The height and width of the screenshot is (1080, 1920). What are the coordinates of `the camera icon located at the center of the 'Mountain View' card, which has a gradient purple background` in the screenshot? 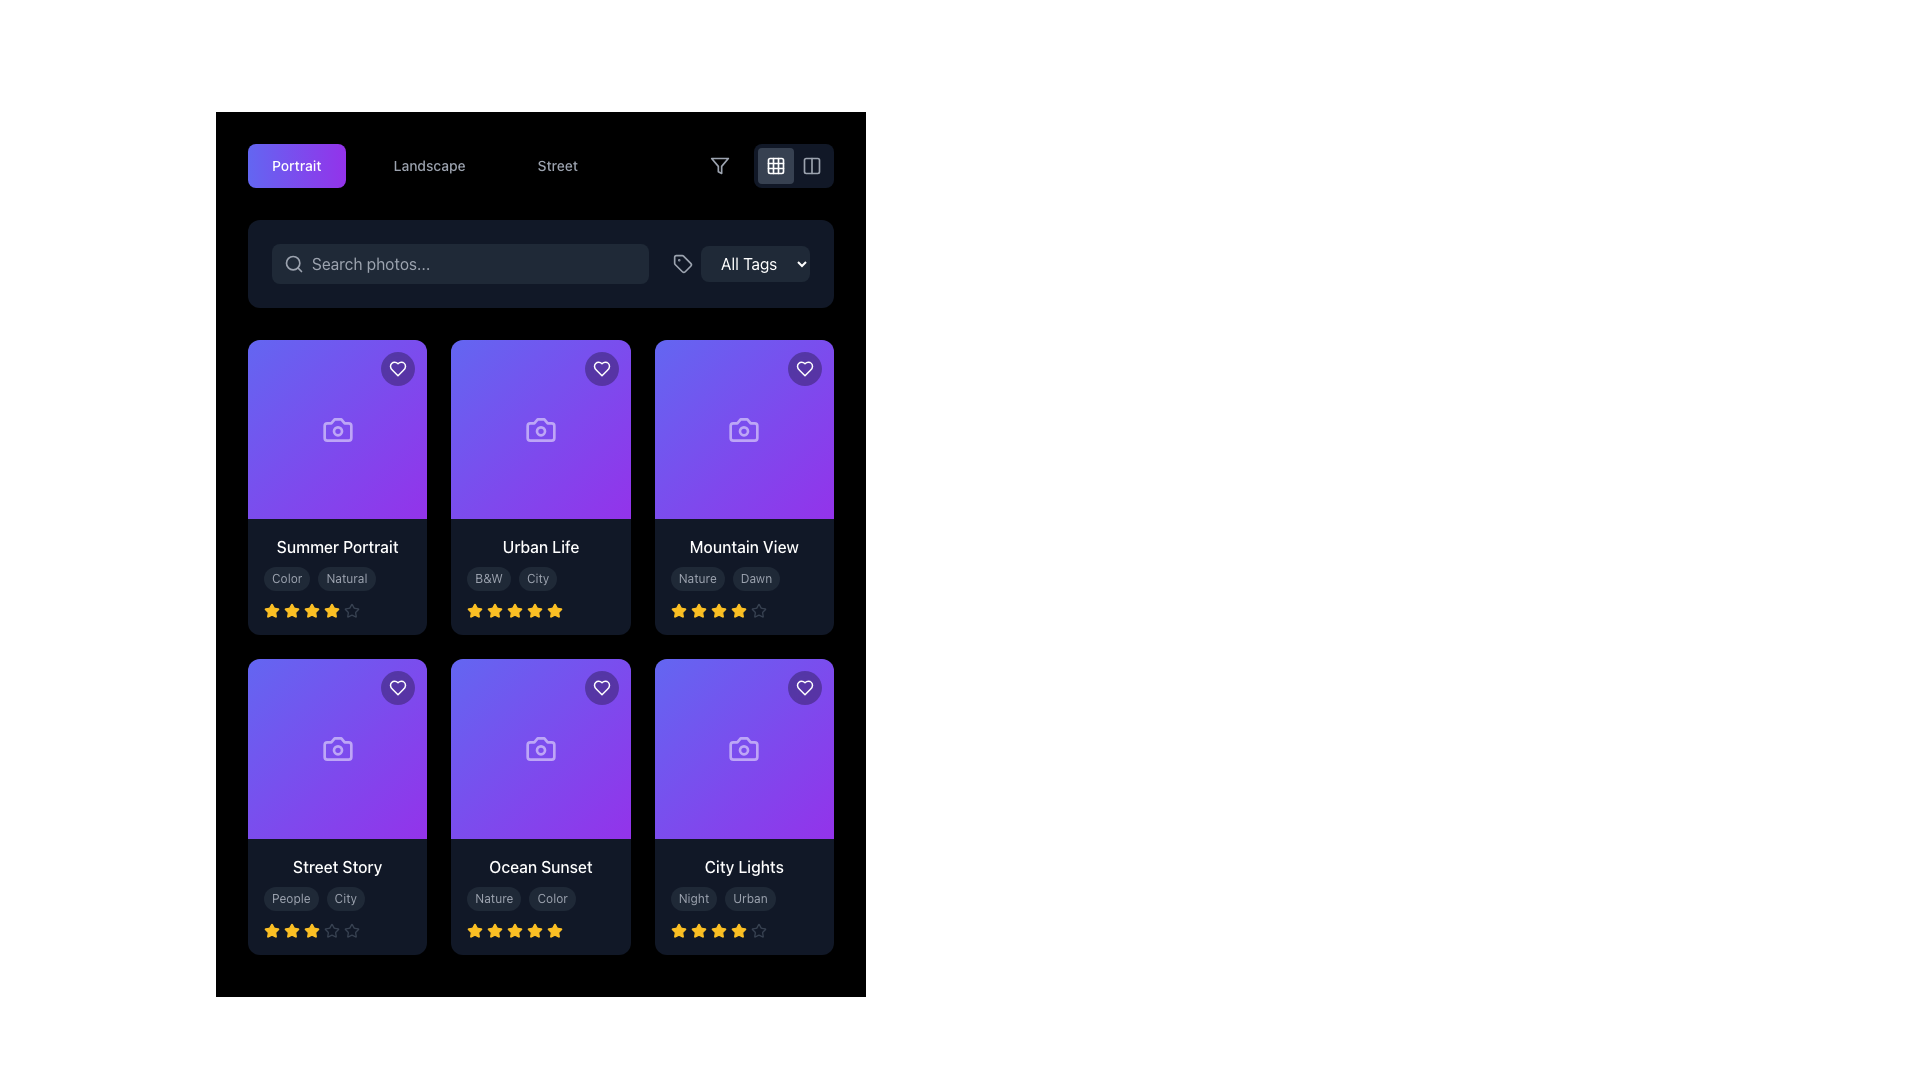 It's located at (743, 428).